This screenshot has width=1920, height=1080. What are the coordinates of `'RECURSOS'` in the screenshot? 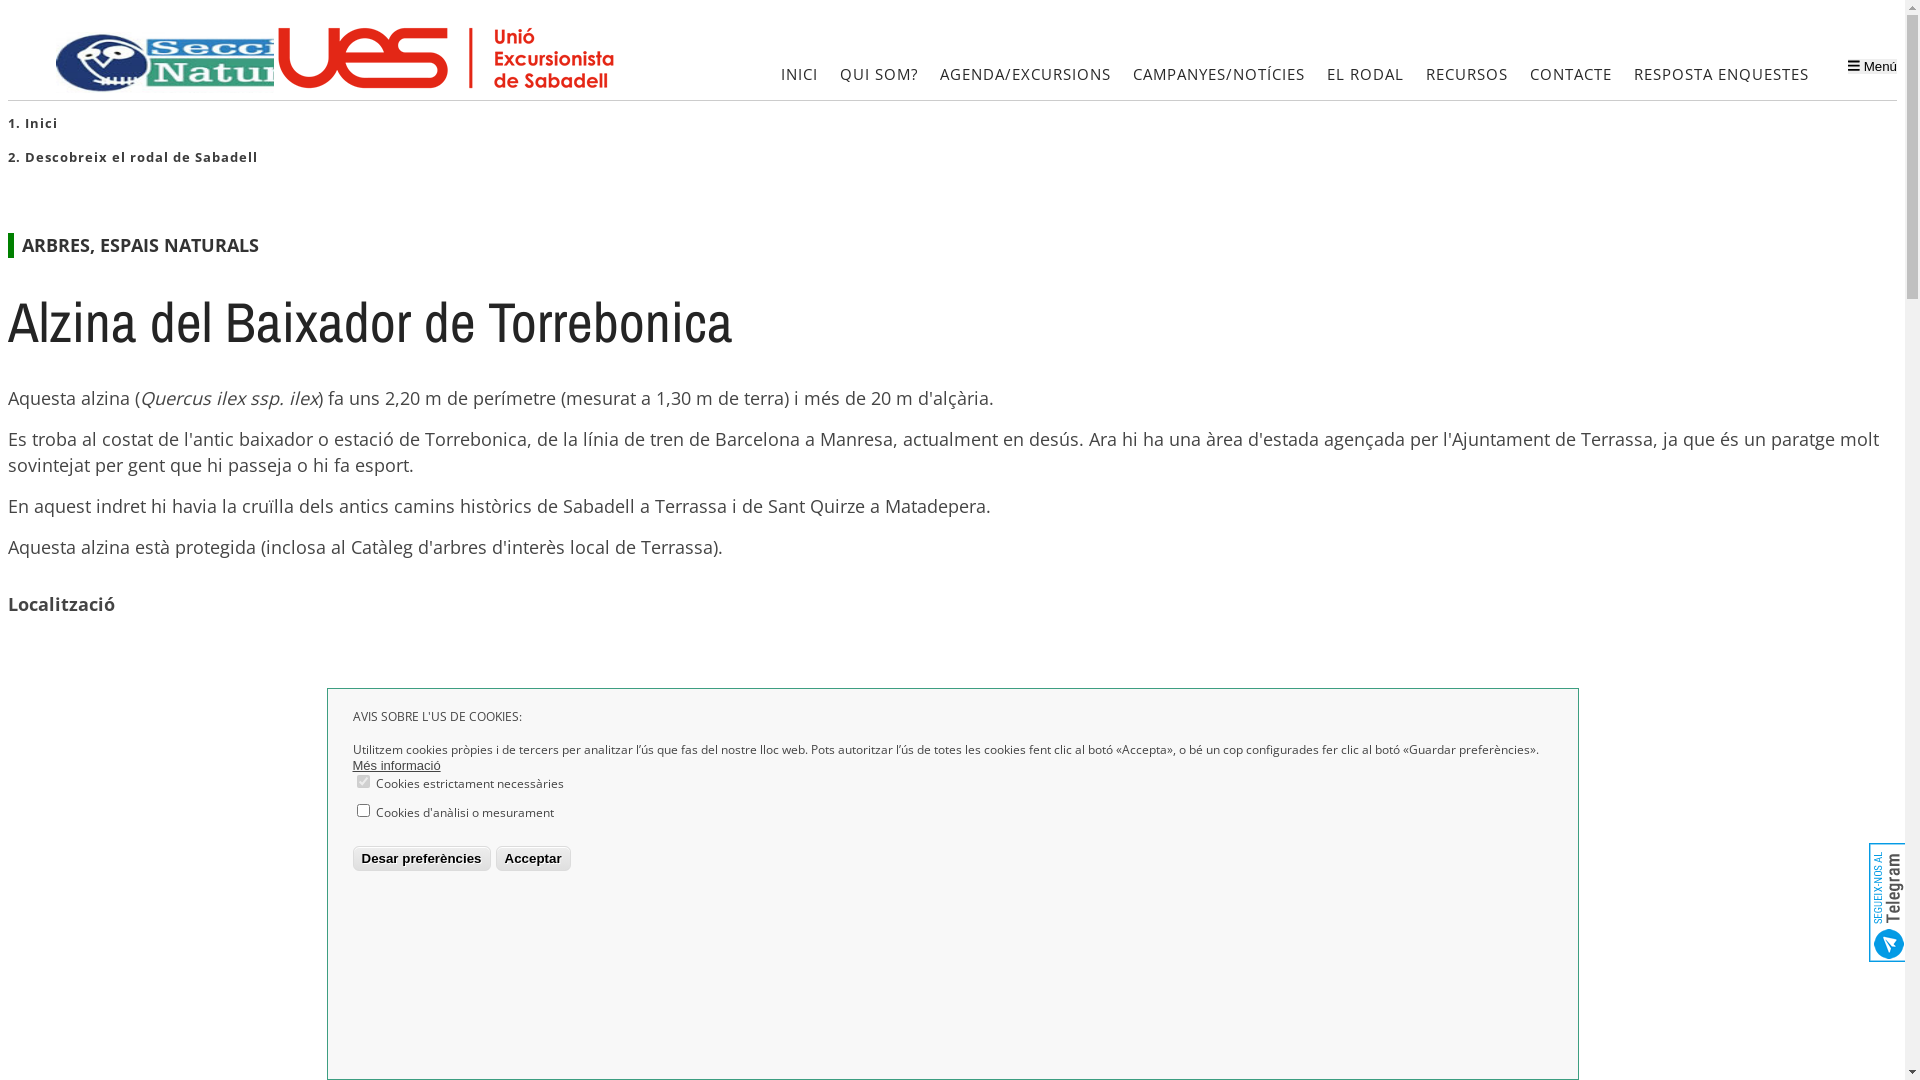 It's located at (1467, 74).